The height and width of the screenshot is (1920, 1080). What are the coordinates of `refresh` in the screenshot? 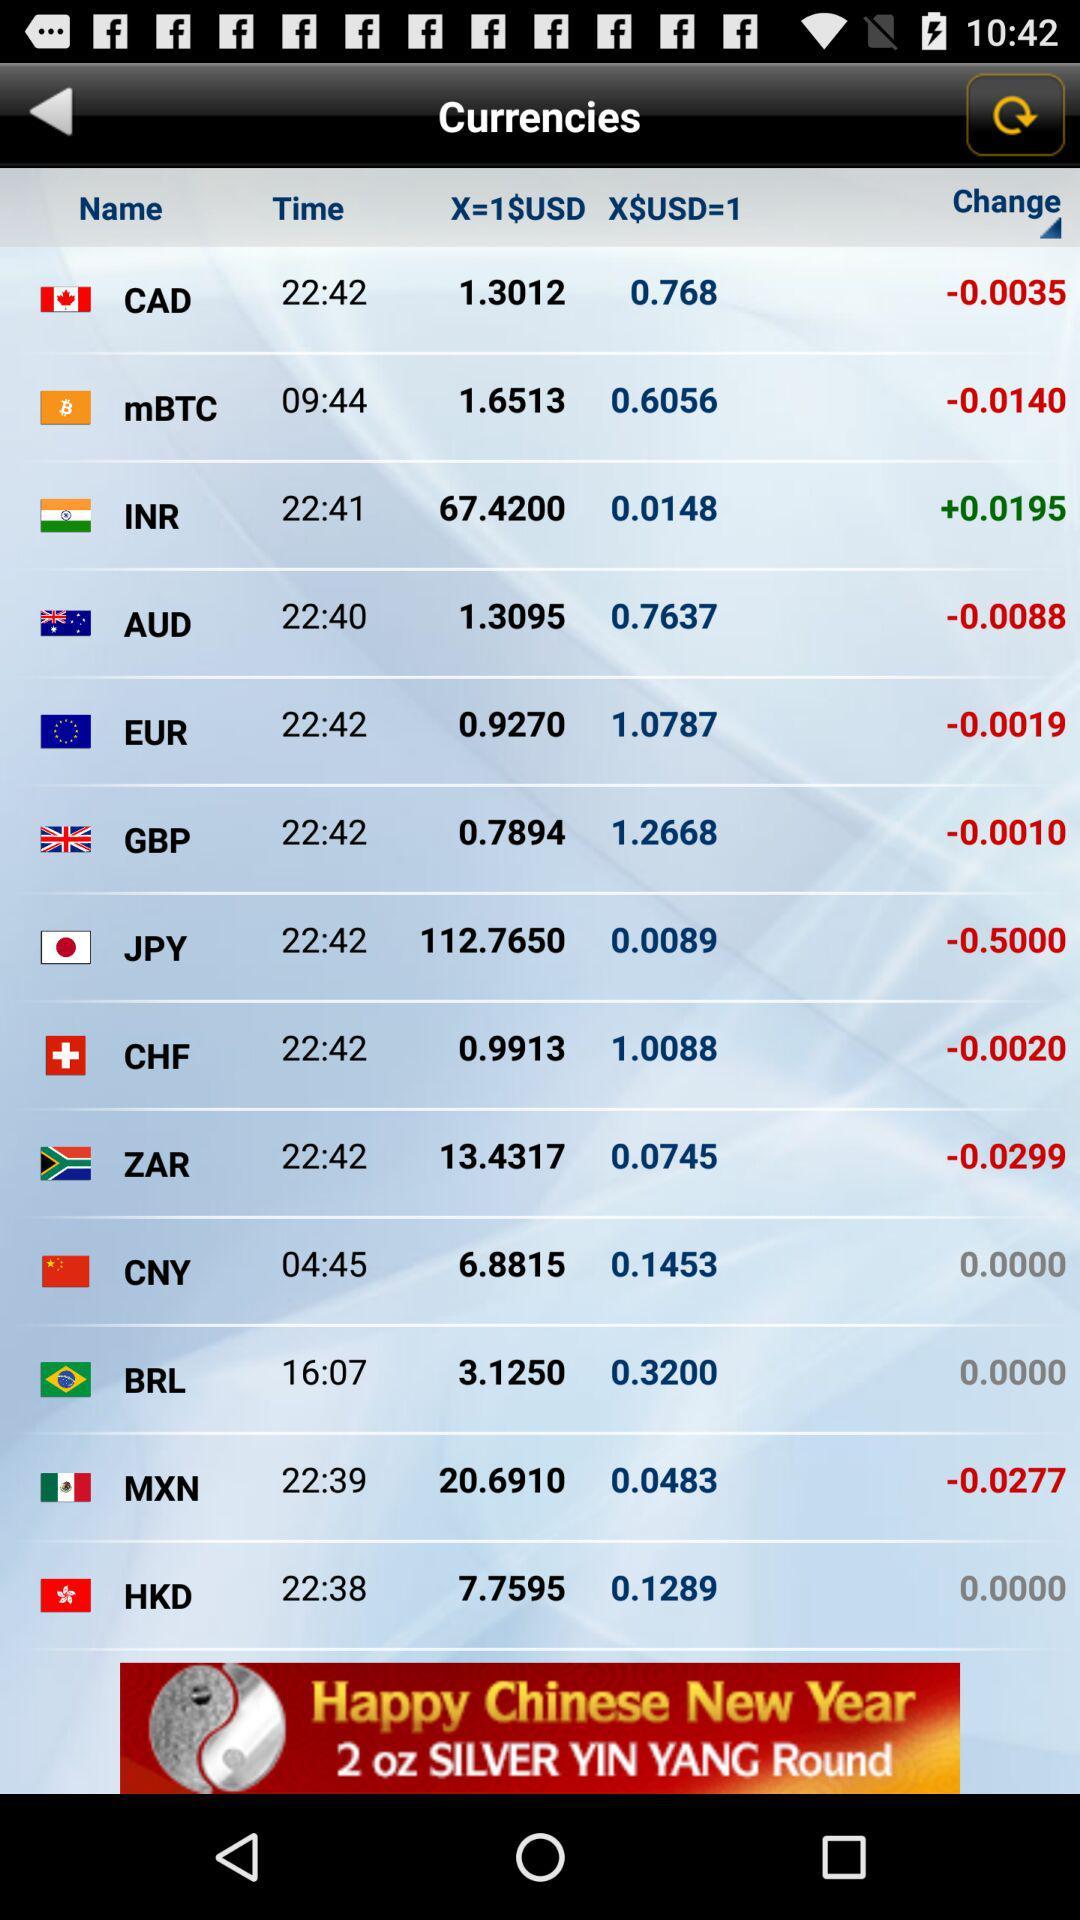 It's located at (1014, 114).